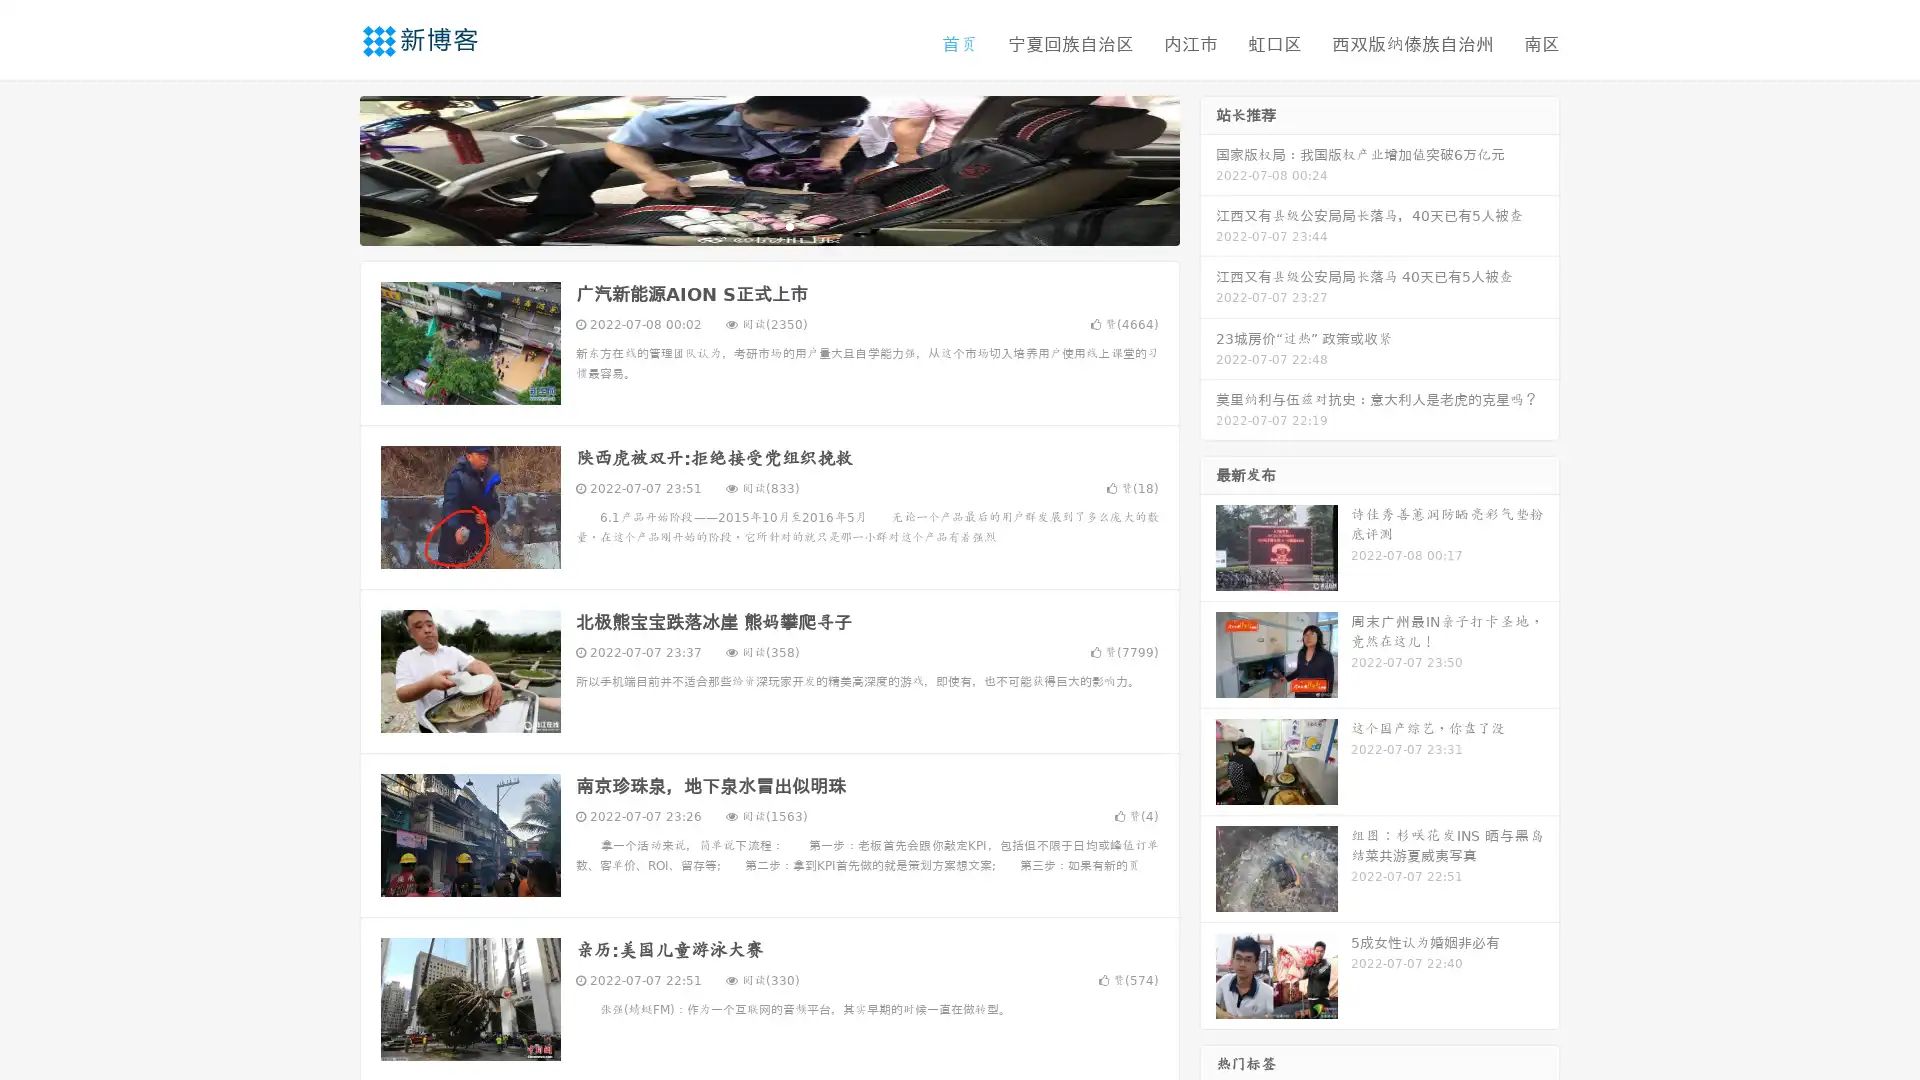 This screenshot has width=1920, height=1080. I want to click on Go to slide 1, so click(748, 225).